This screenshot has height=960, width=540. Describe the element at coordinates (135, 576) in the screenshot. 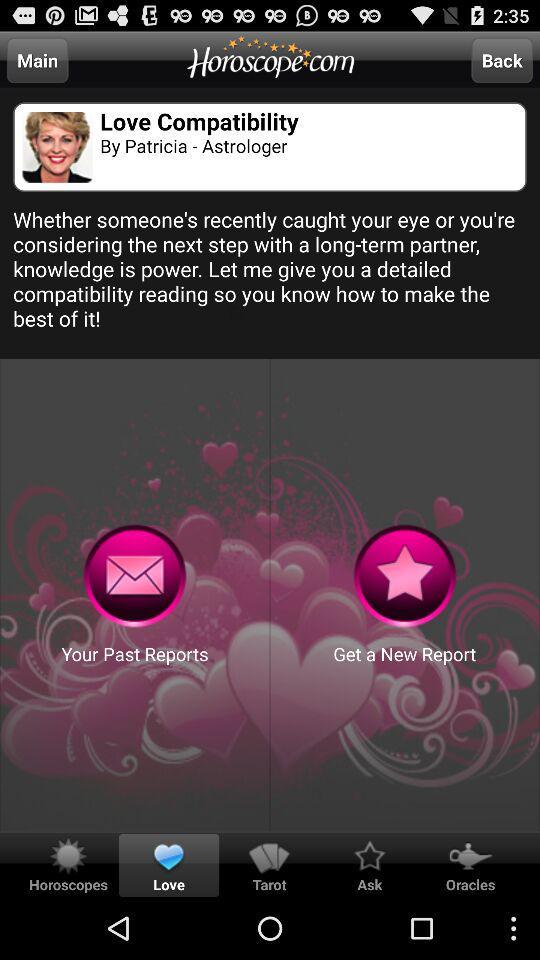

I see `recieved past reports` at that location.